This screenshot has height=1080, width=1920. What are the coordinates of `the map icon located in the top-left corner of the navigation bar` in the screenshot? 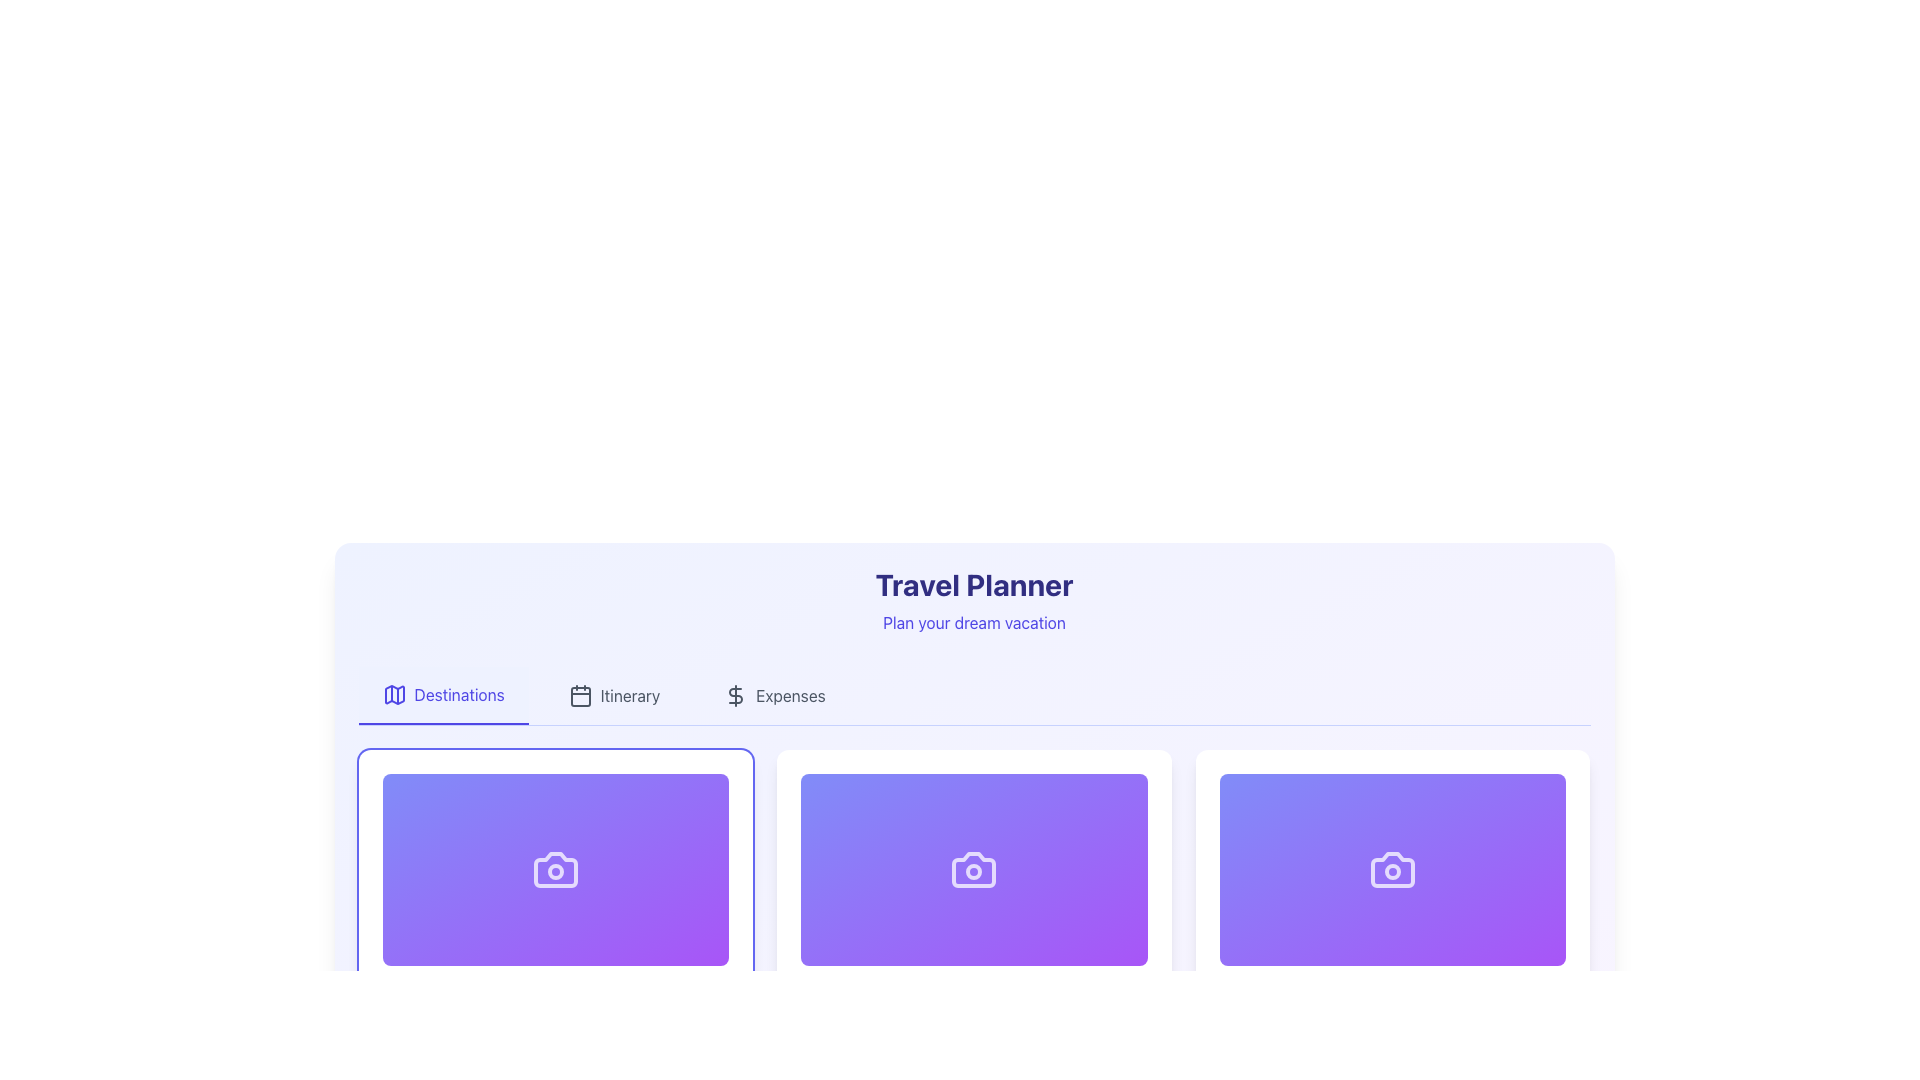 It's located at (394, 693).